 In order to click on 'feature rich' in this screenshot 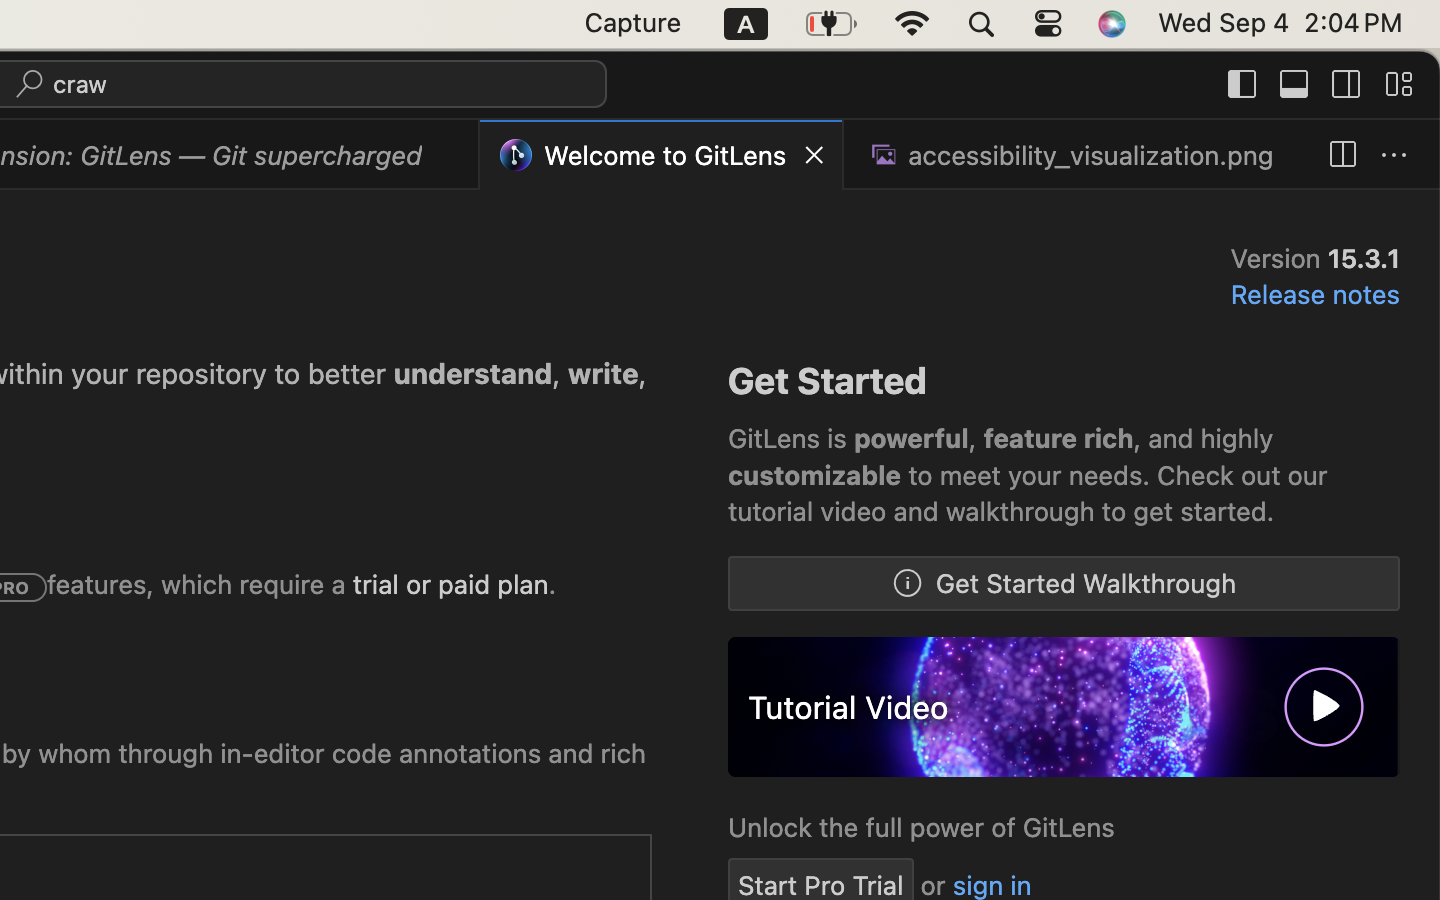, I will do `click(1058, 439)`.